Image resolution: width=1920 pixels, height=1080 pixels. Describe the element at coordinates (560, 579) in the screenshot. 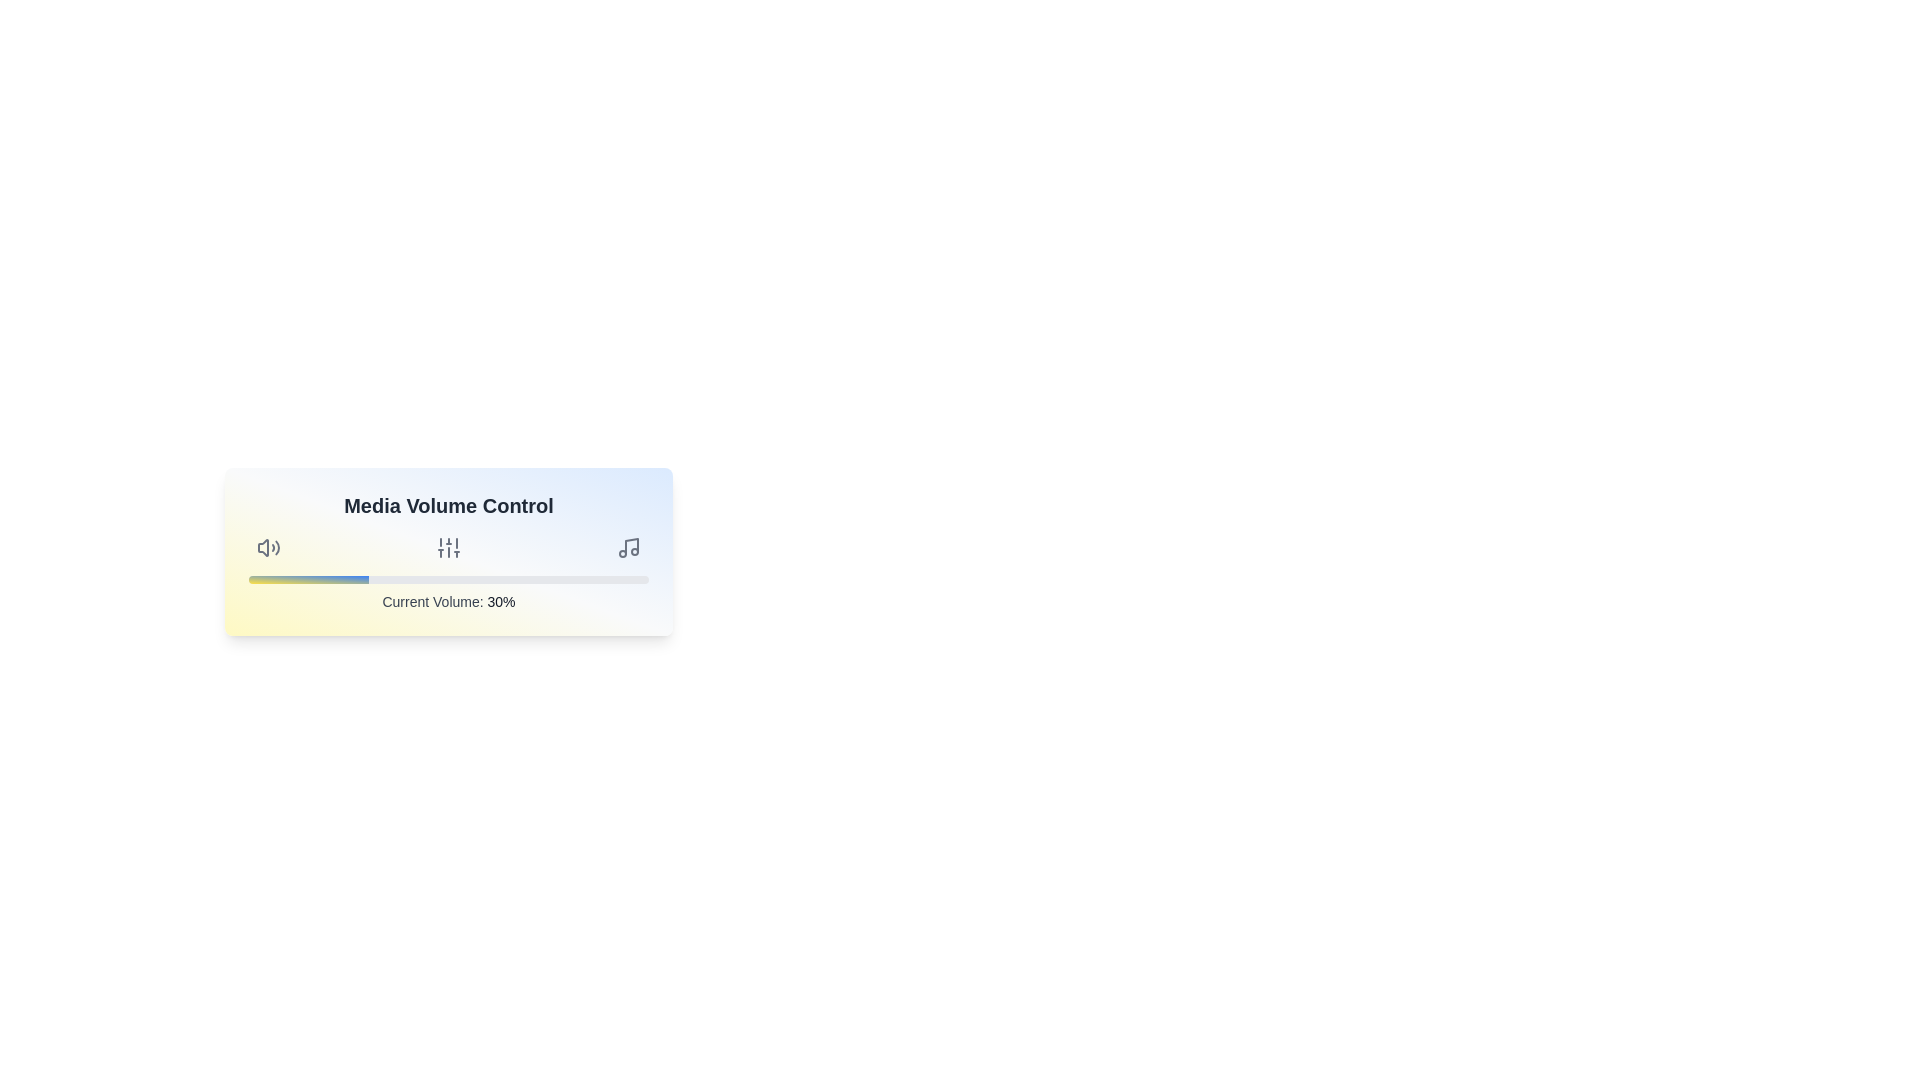

I see `the volume` at that location.